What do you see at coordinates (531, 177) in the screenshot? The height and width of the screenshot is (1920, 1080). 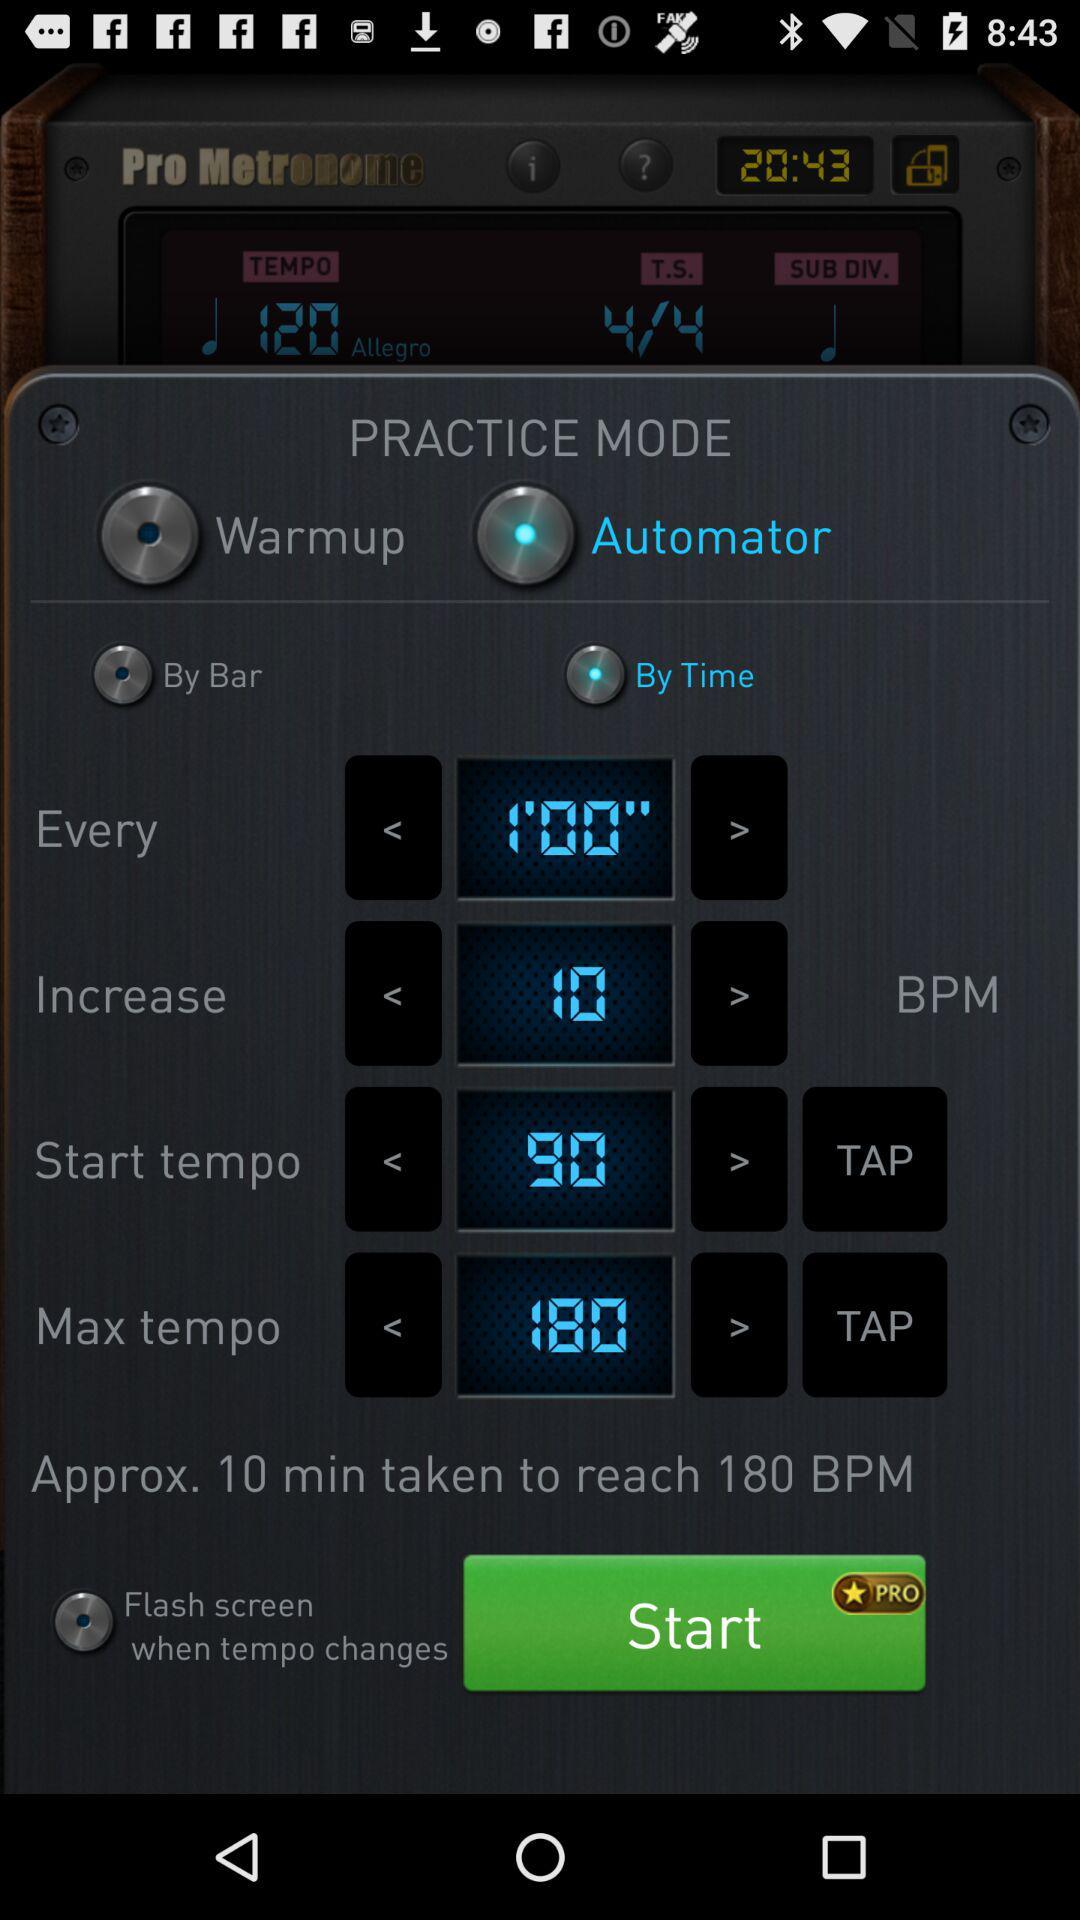 I see `the info icon` at bounding box center [531, 177].